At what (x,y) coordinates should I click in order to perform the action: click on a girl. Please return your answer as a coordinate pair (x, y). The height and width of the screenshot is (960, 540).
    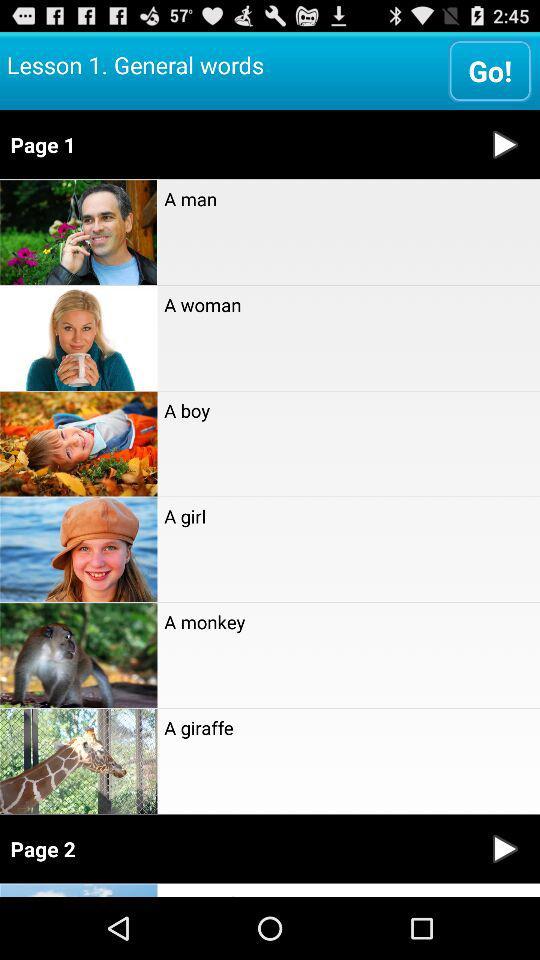
    Looking at the image, I should click on (347, 515).